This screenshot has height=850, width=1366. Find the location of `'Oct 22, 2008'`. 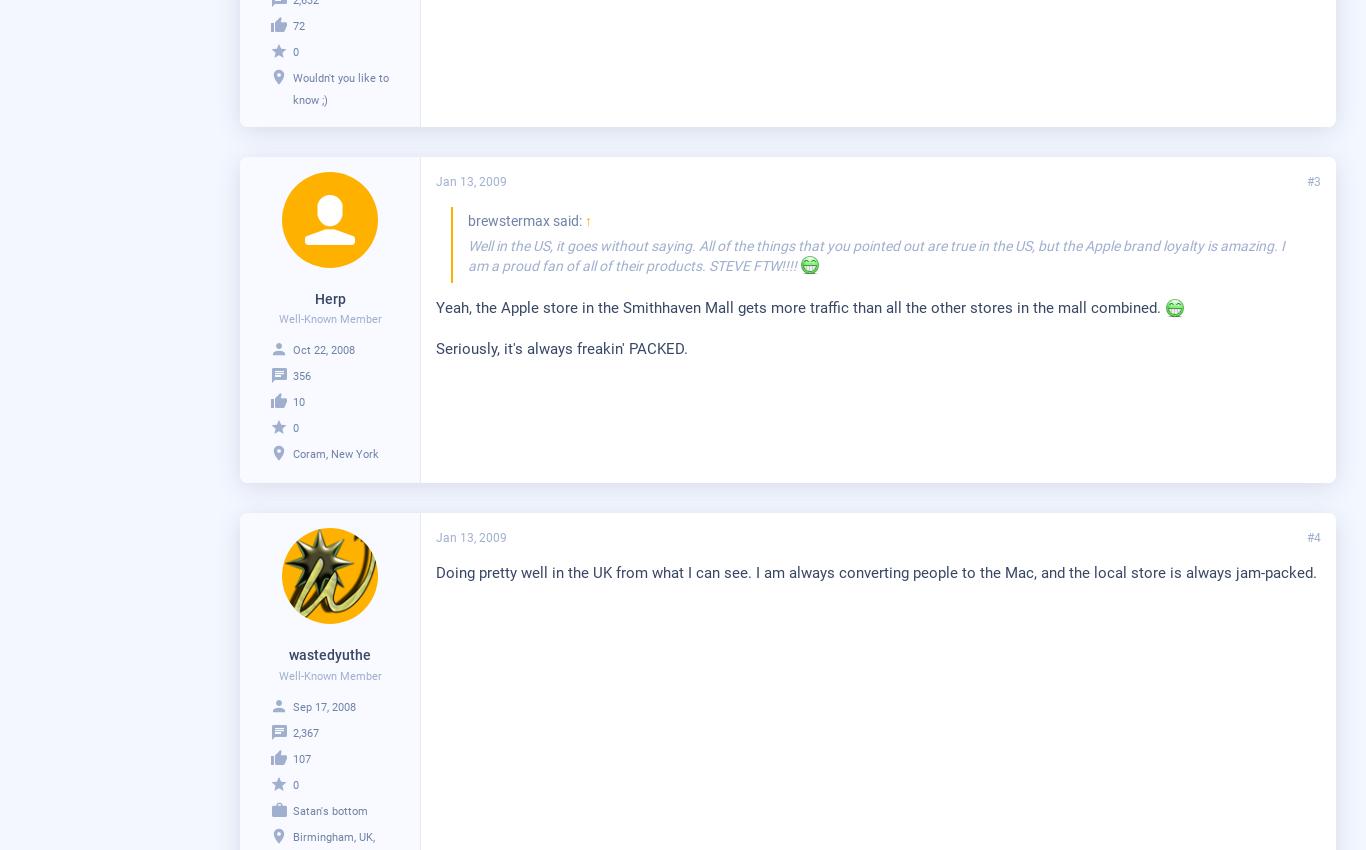

'Oct 22, 2008' is located at coordinates (324, 349).